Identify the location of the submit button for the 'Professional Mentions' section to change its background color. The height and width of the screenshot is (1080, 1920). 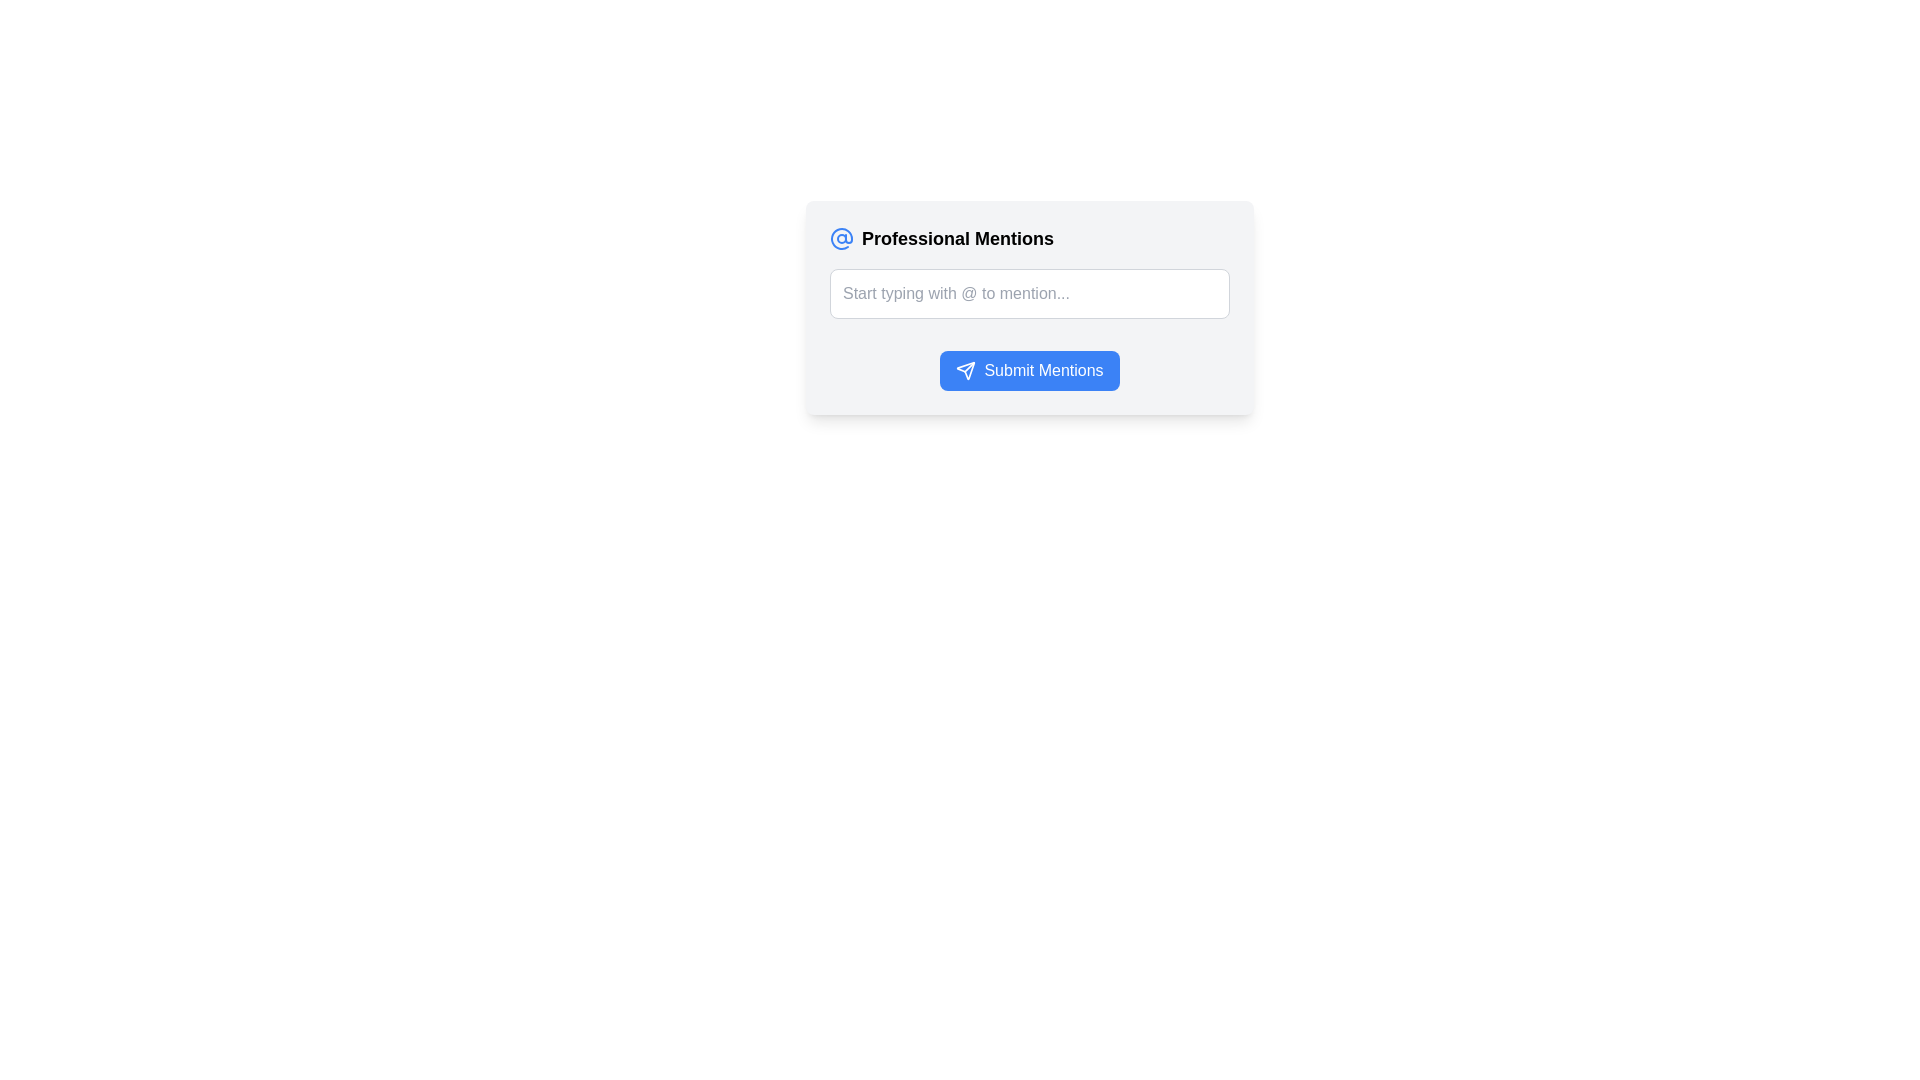
(1030, 370).